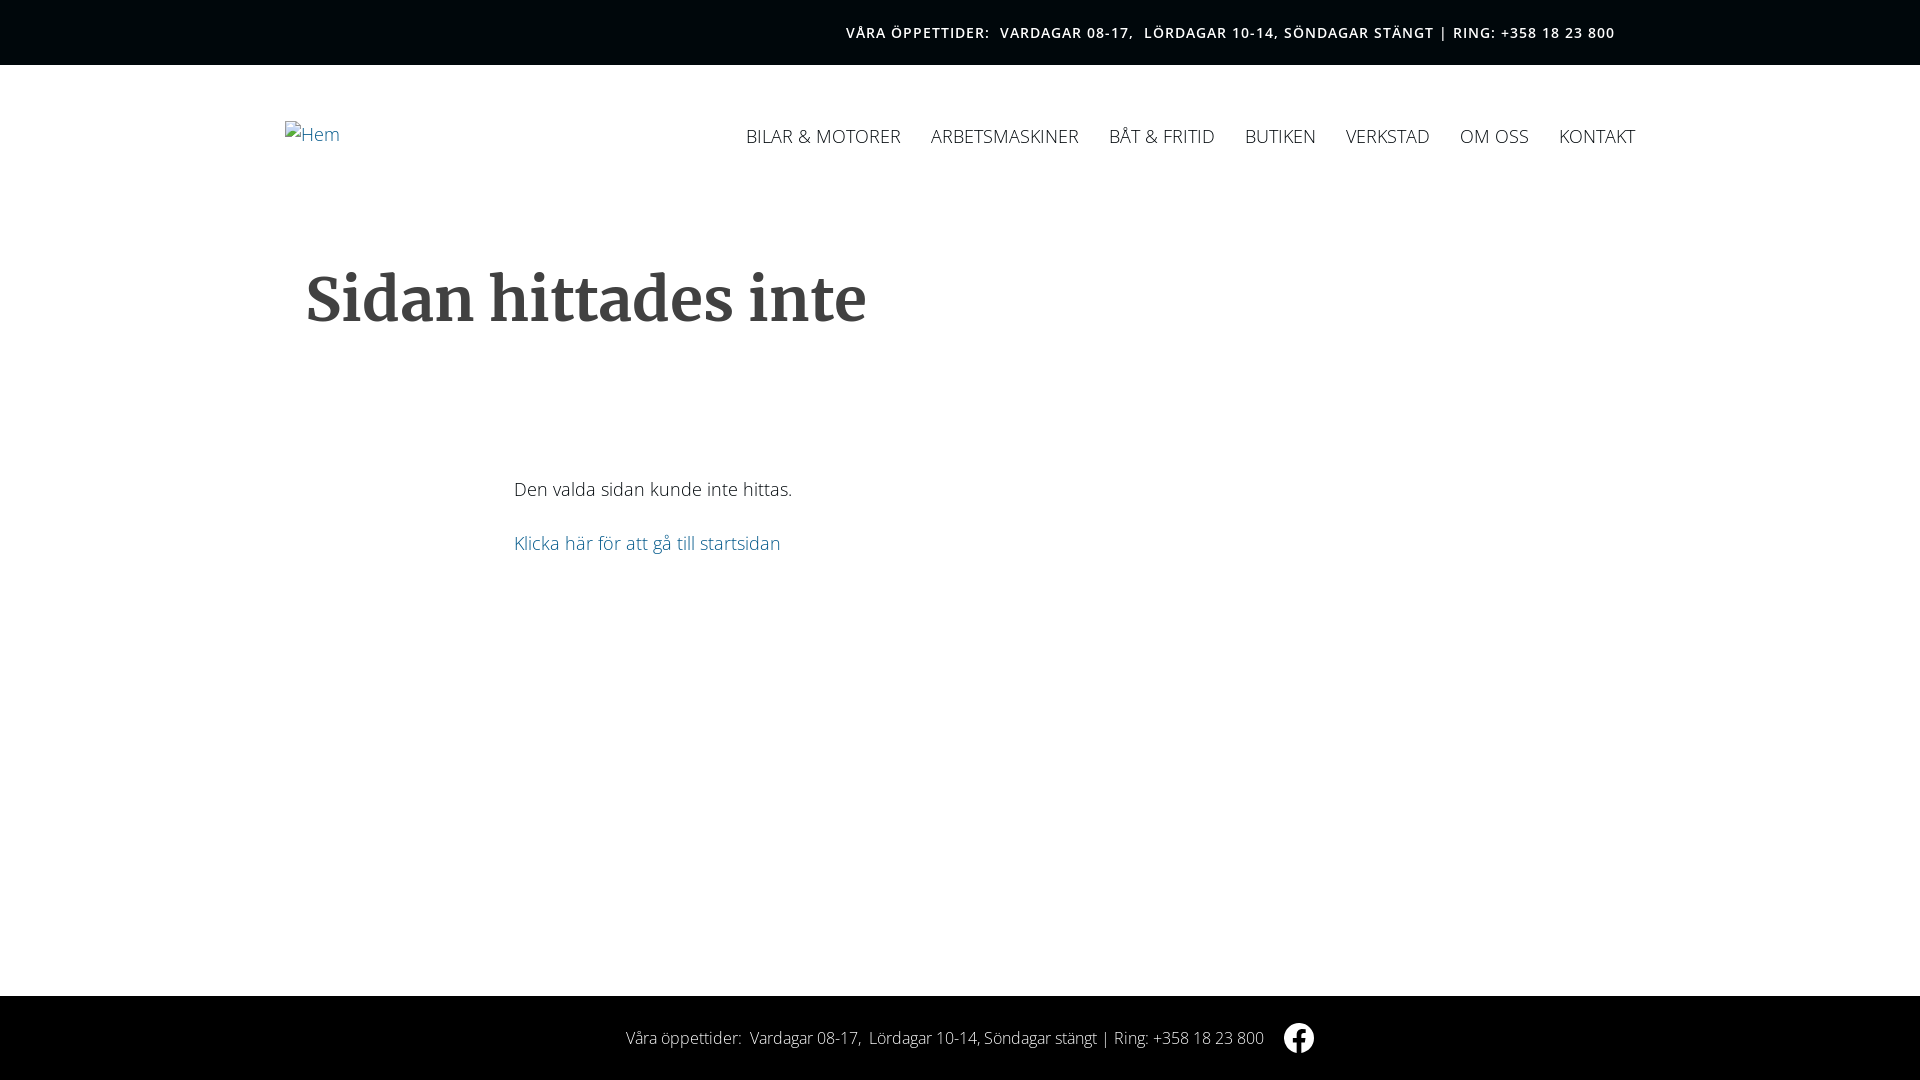 This screenshot has width=1920, height=1080. I want to click on 'OM OSS', so click(1494, 135).